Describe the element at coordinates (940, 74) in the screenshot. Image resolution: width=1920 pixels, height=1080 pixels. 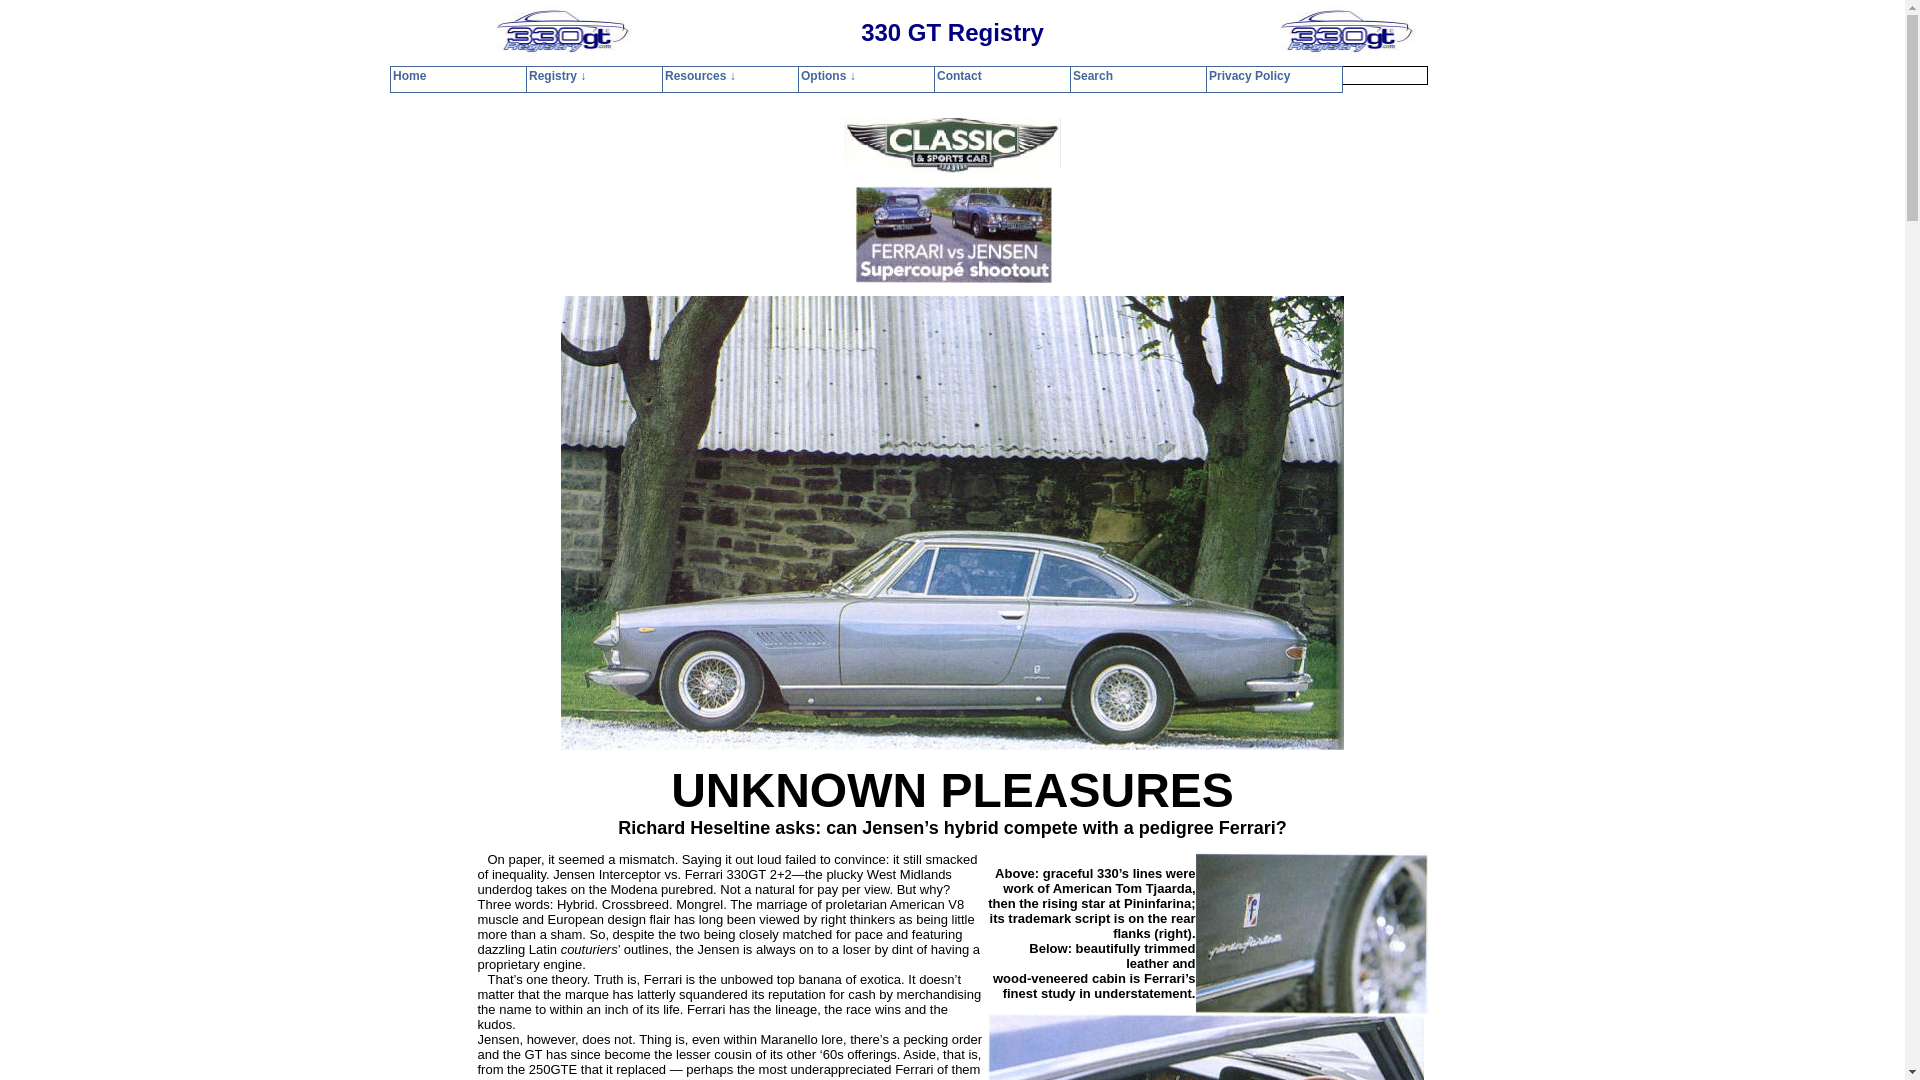
I see `'Options'` at that location.